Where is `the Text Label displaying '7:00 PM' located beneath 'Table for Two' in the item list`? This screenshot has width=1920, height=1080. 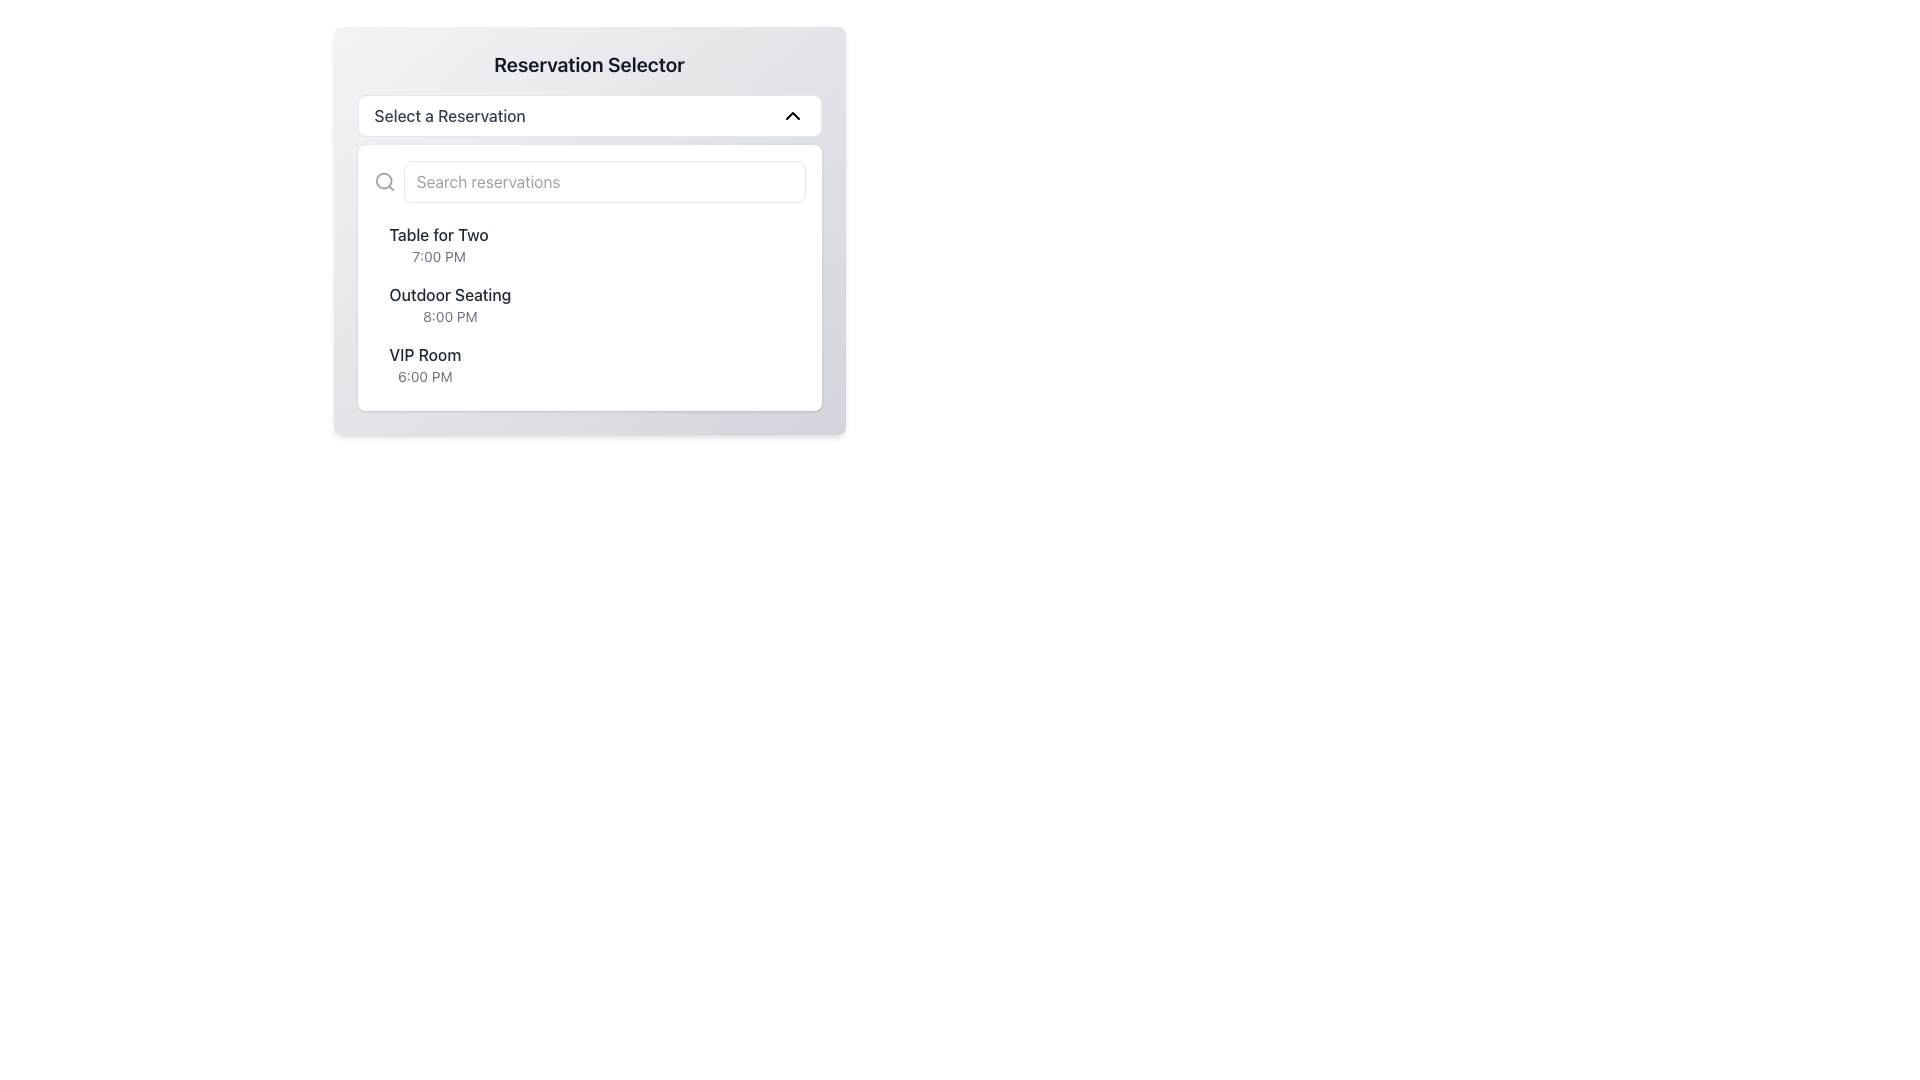
the Text Label displaying '7:00 PM' located beneath 'Table for Two' in the item list is located at coordinates (438, 256).